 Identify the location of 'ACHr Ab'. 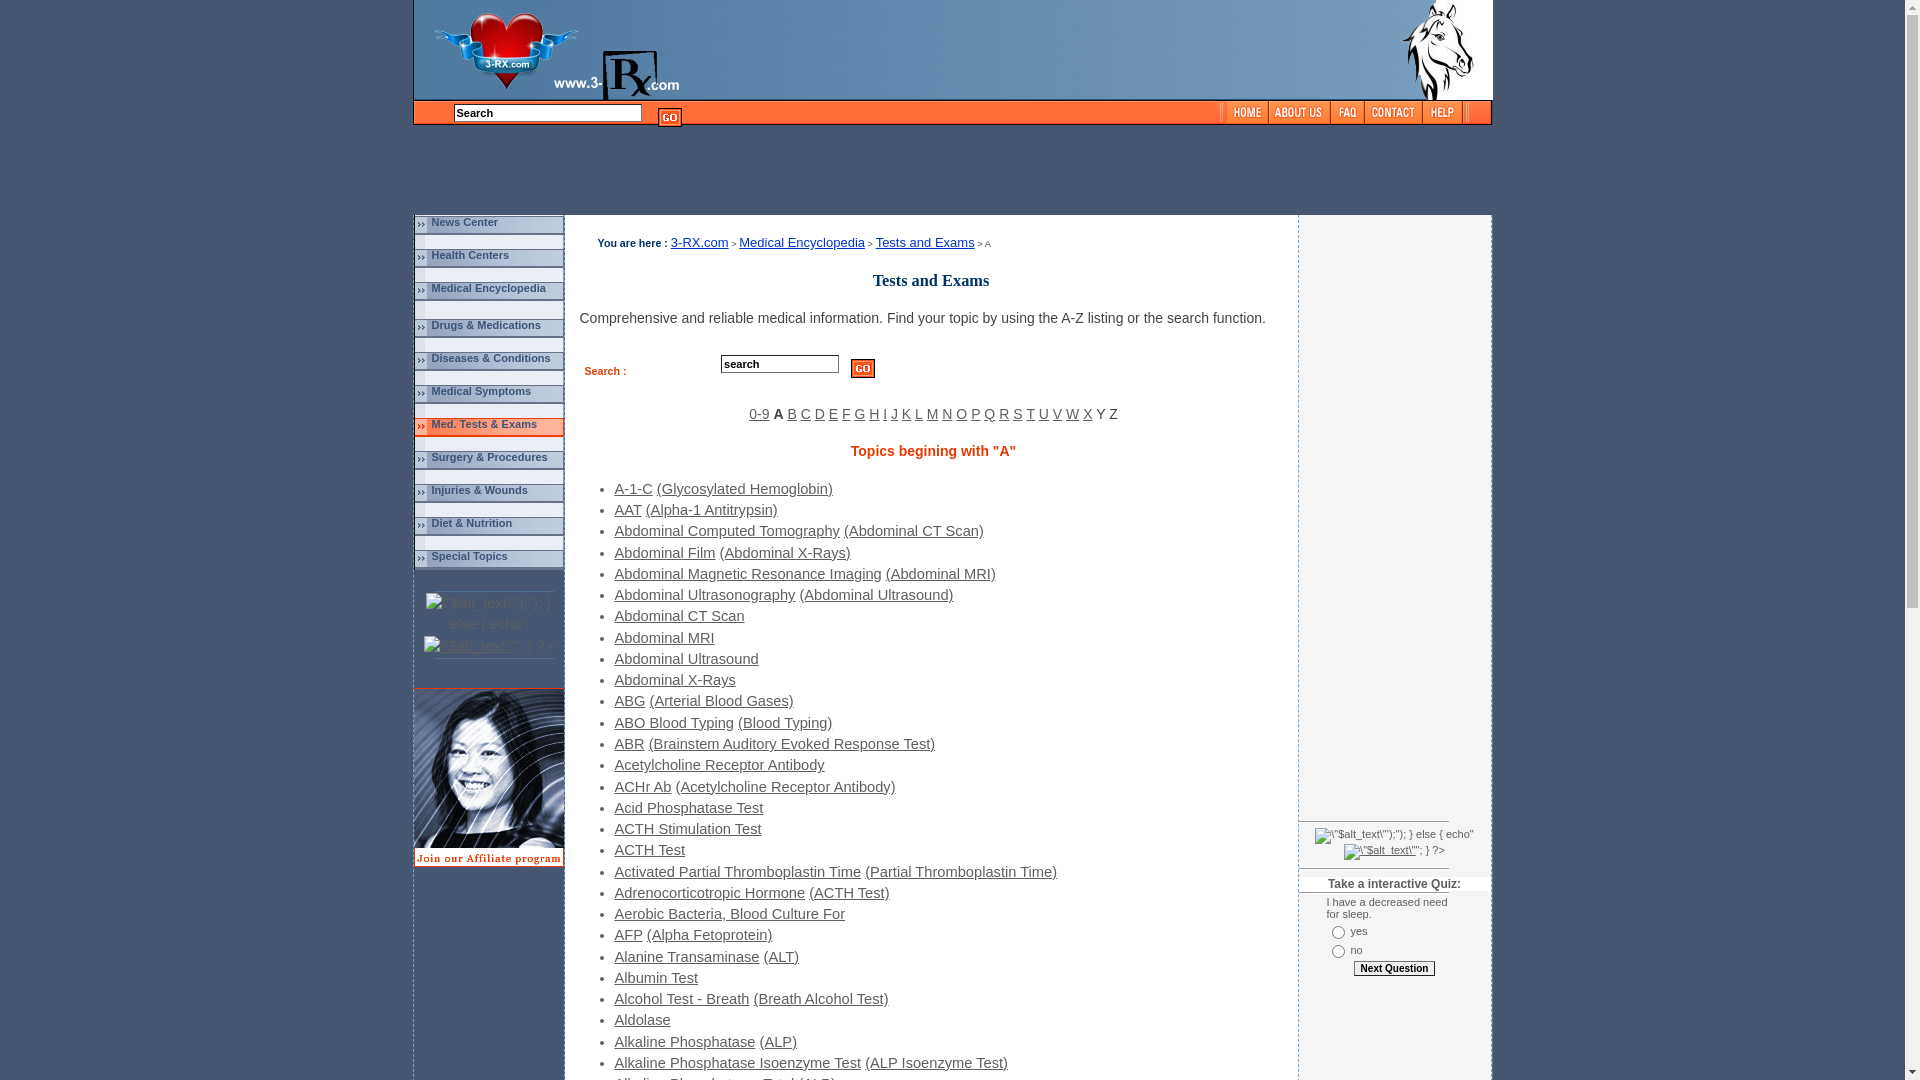
(642, 785).